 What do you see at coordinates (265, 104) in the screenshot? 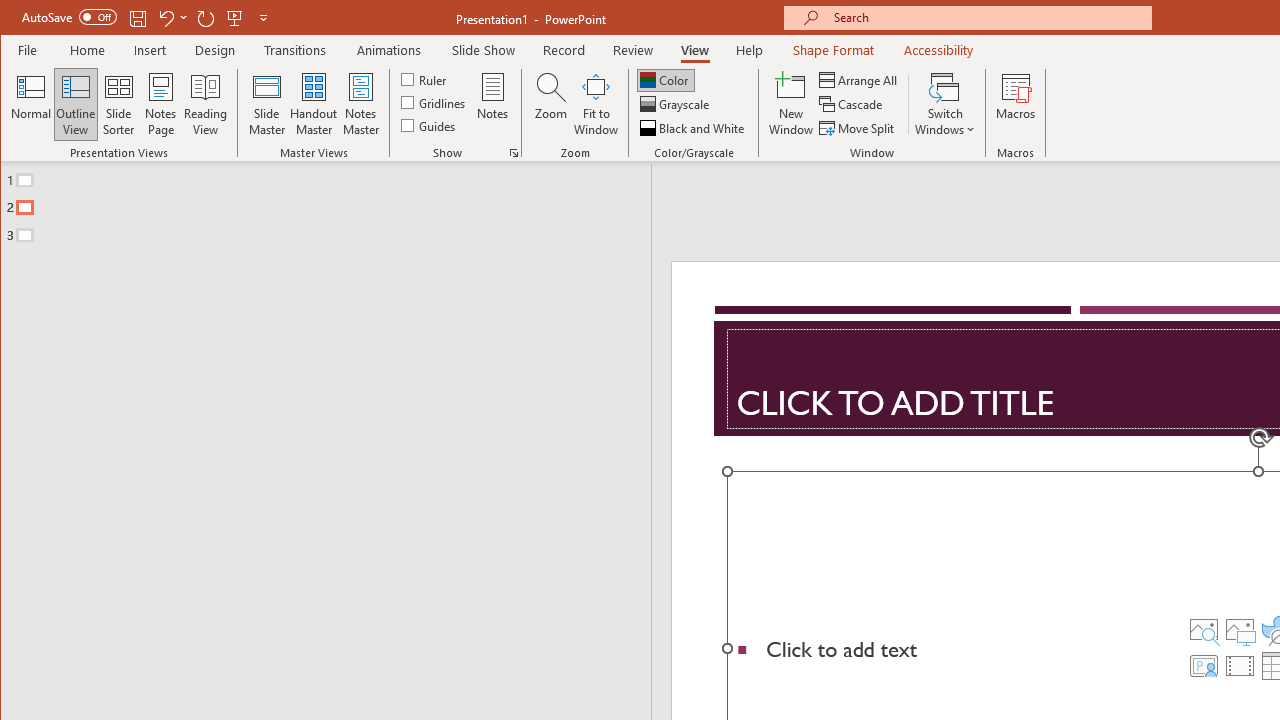
I see `'Slide Master'` at bounding box center [265, 104].